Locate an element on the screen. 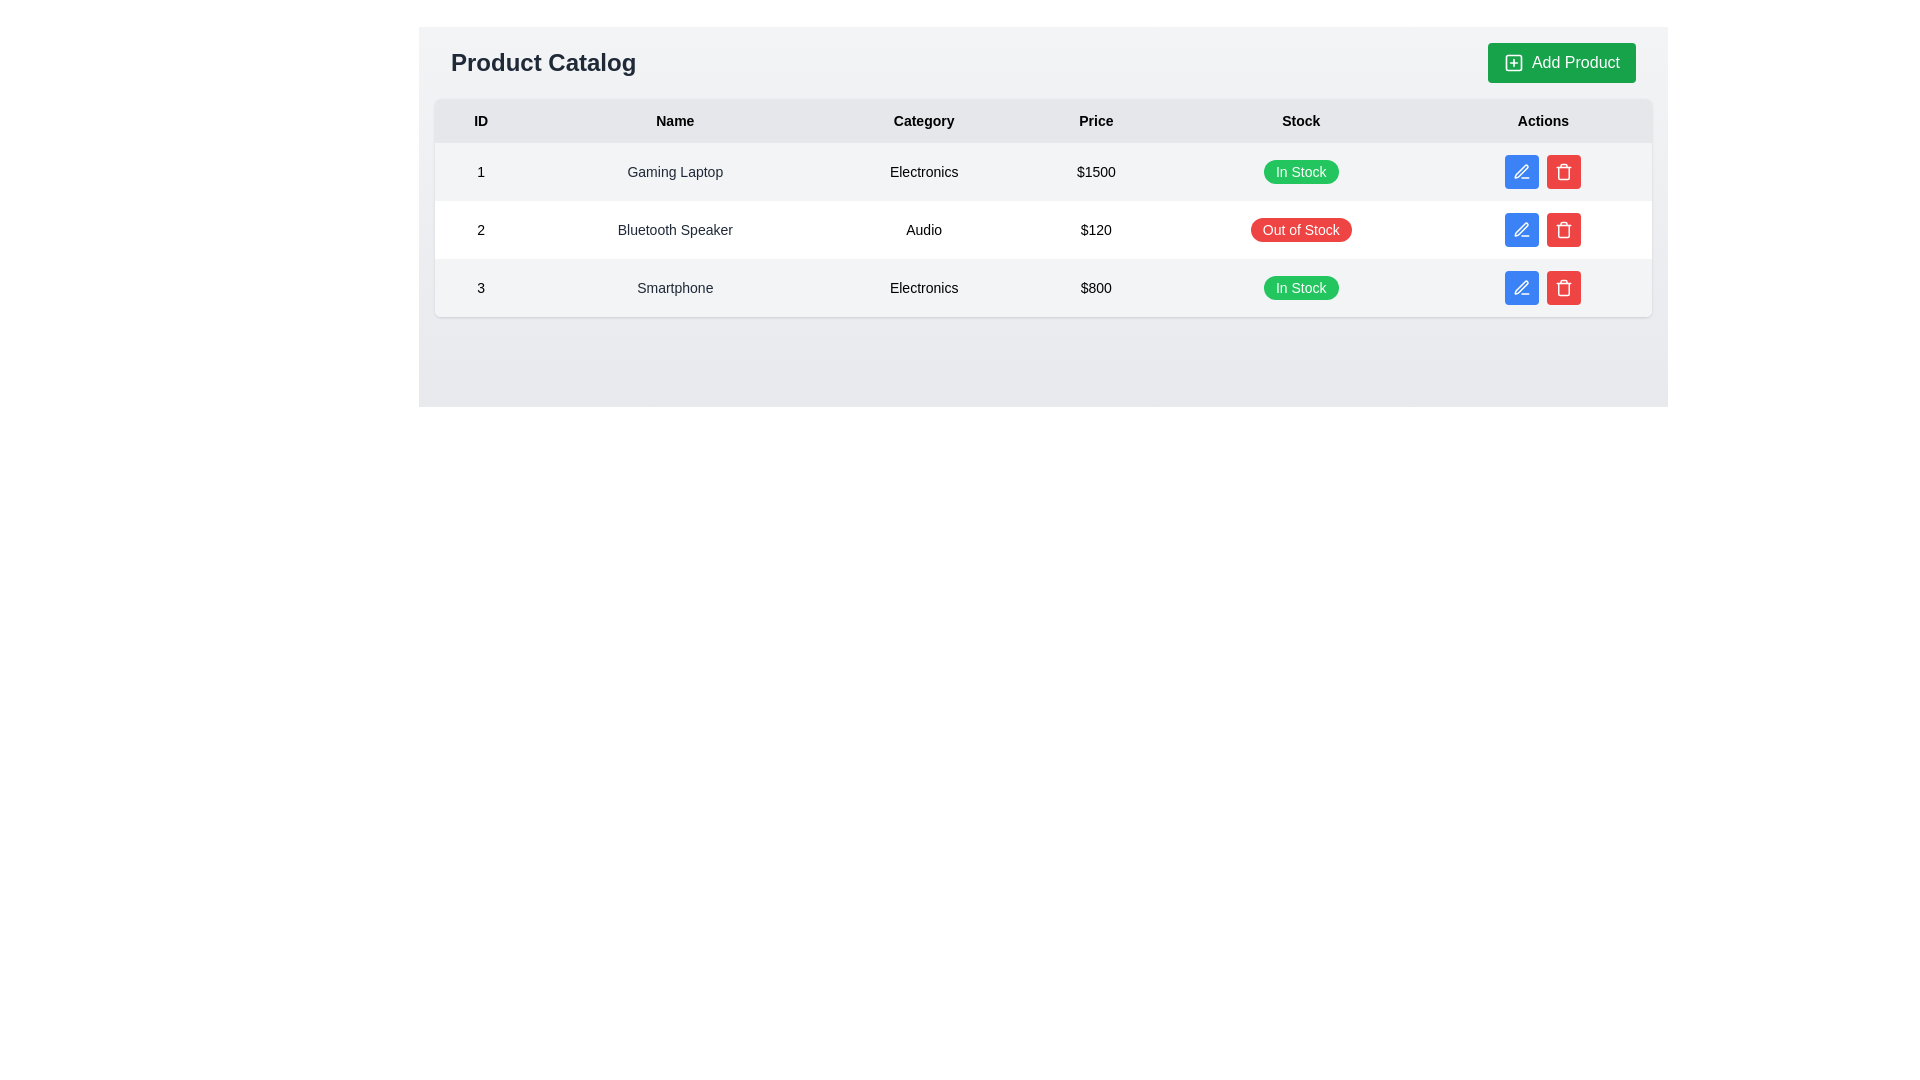 This screenshot has height=1080, width=1920. 'ID' column header cell located in the first column of the table header, which precedes the 'Name', 'Category', 'Price', 'Stock', and 'Actions' columns is located at coordinates (481, 120).